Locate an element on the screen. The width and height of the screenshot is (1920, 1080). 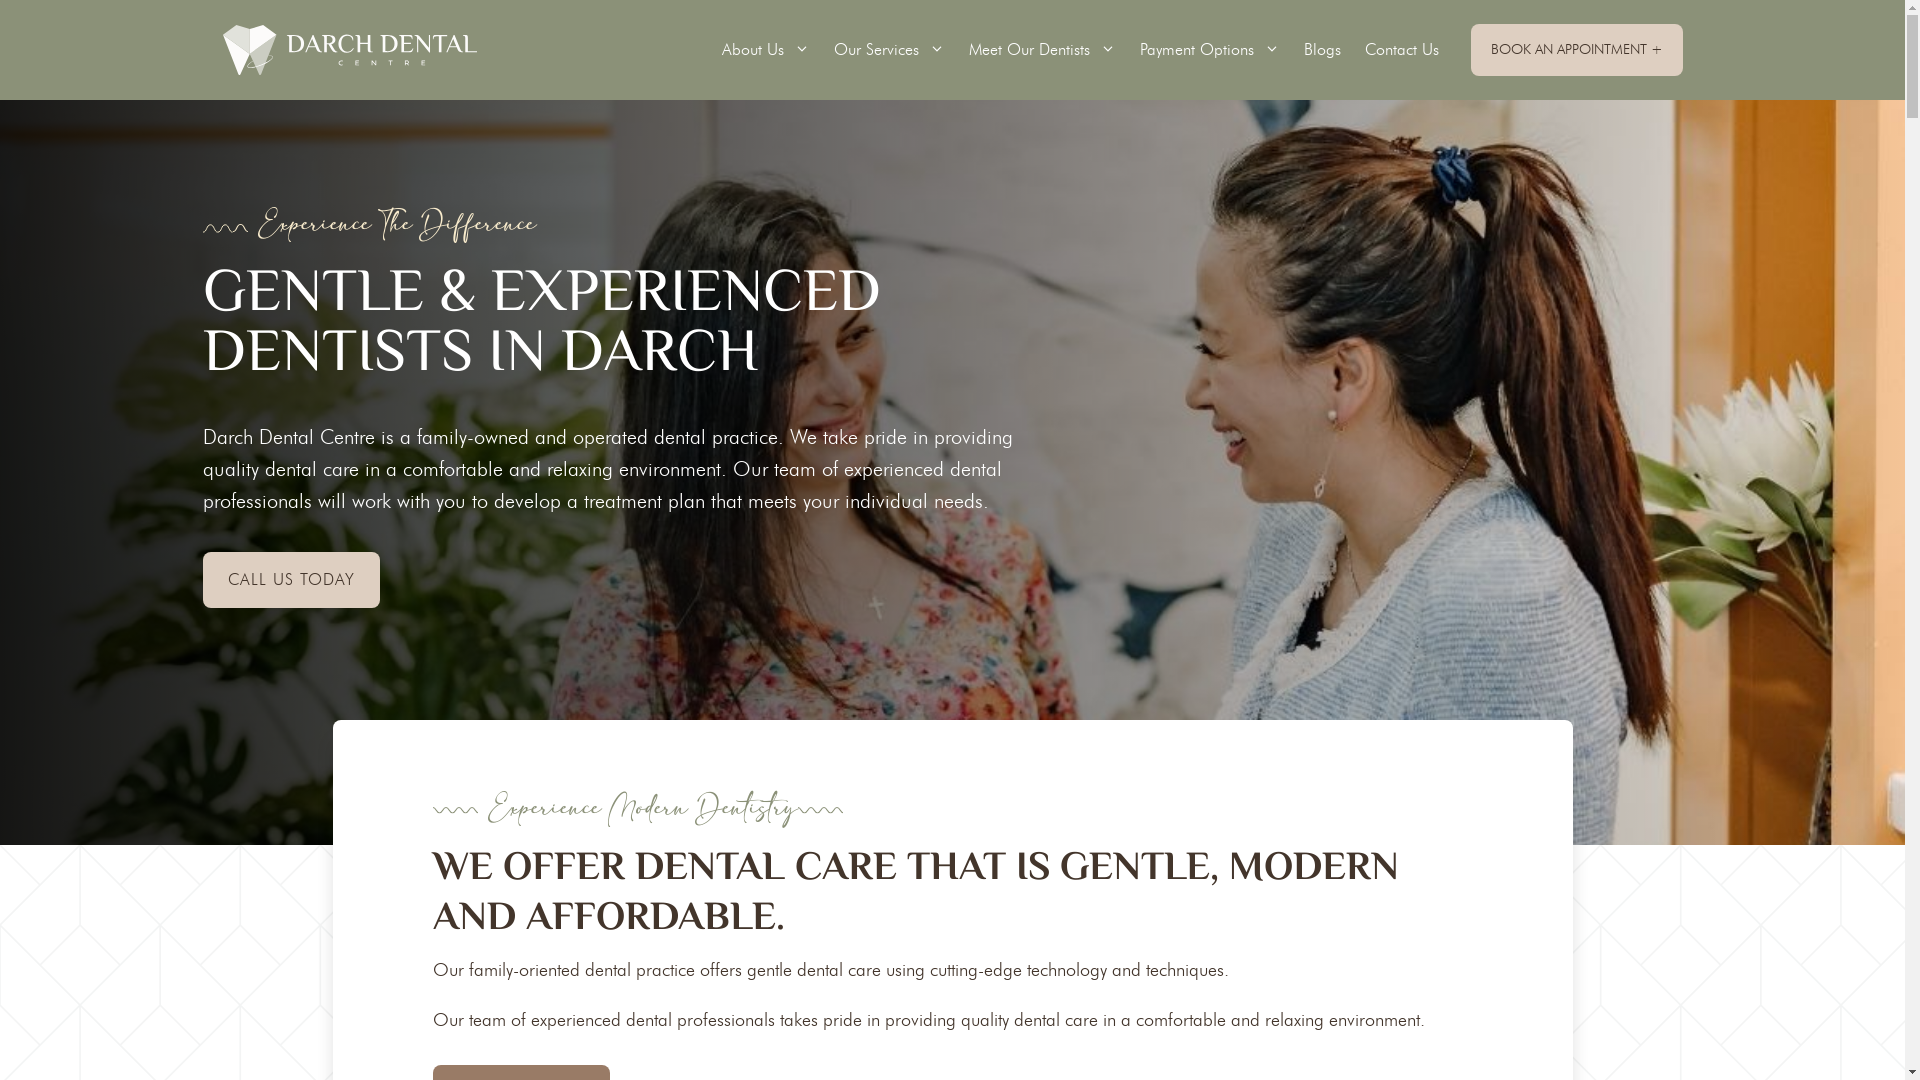
'Meet Our Dentists' is located at coordinates (1040, 49).